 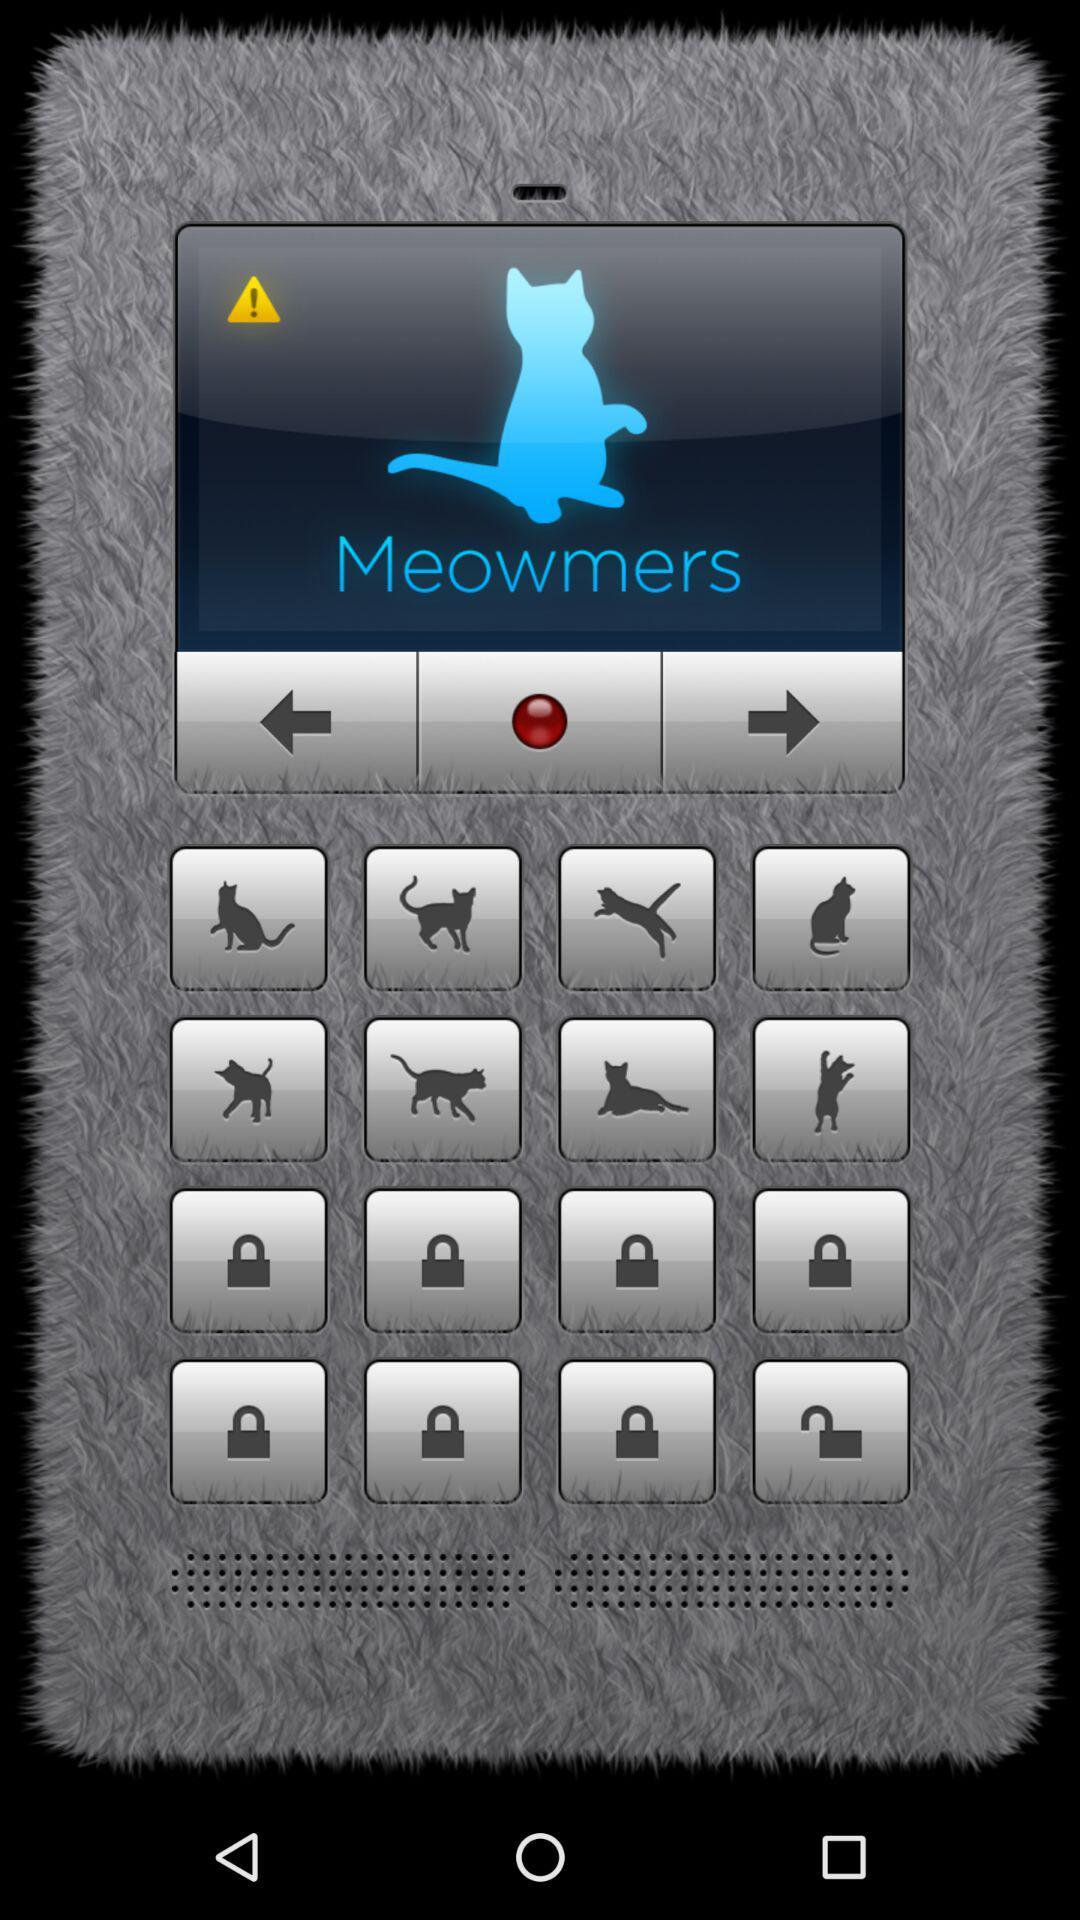 I want to click on the lock icon, so click(x=831, y=1360).